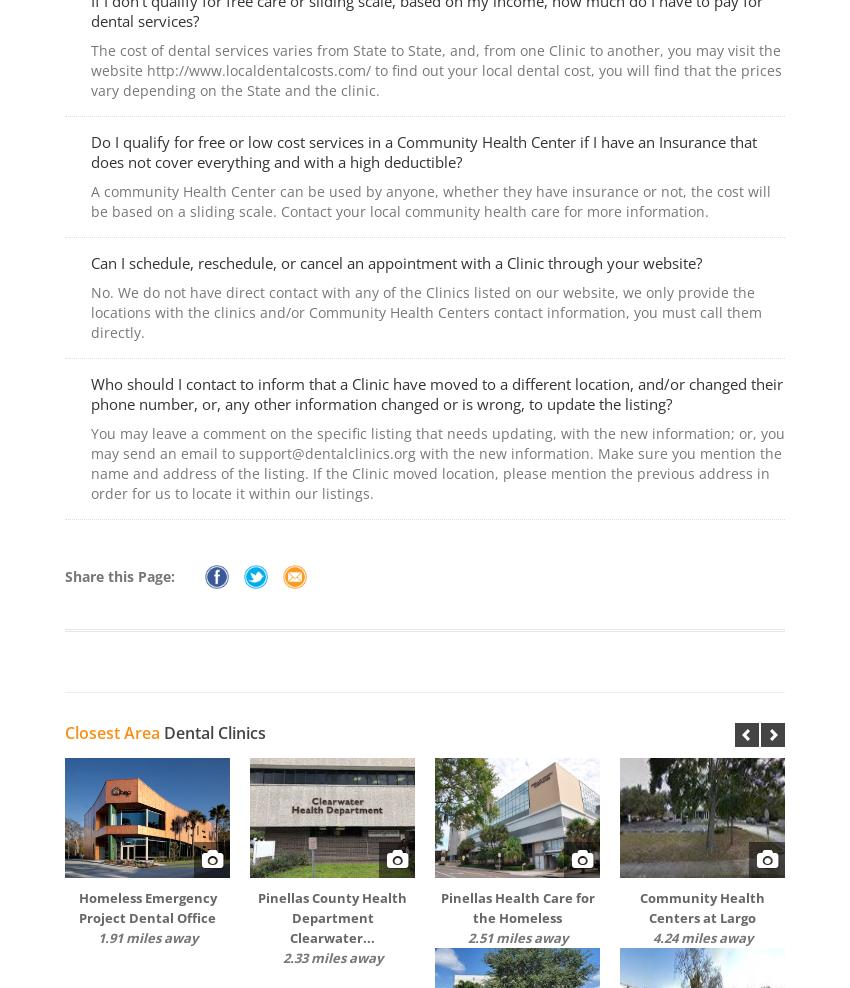  What do you see at coordinates (465, 938) in the screenshot?
I see `'2.51 miles away'` at bounding box center [465, 938].